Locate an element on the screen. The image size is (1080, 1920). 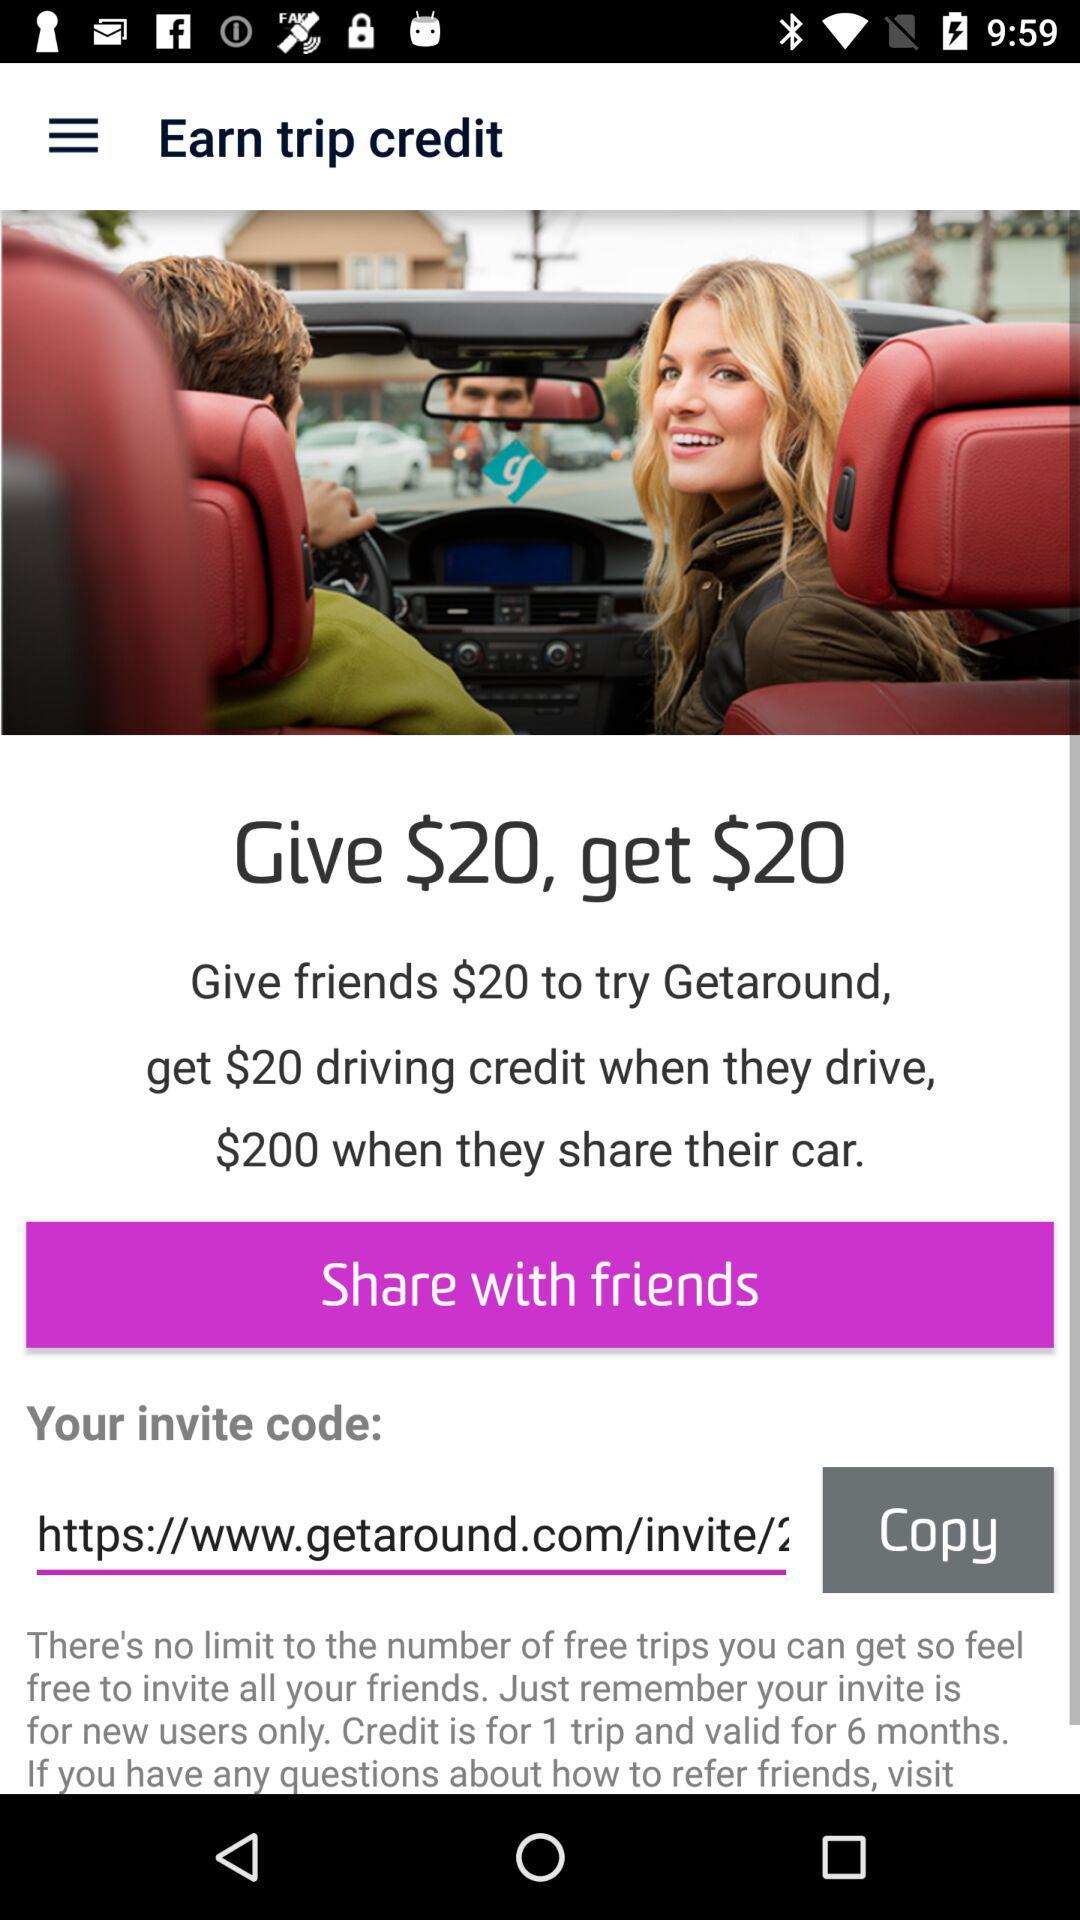
item above the there s no icon is located at coordinates (410, 1532).